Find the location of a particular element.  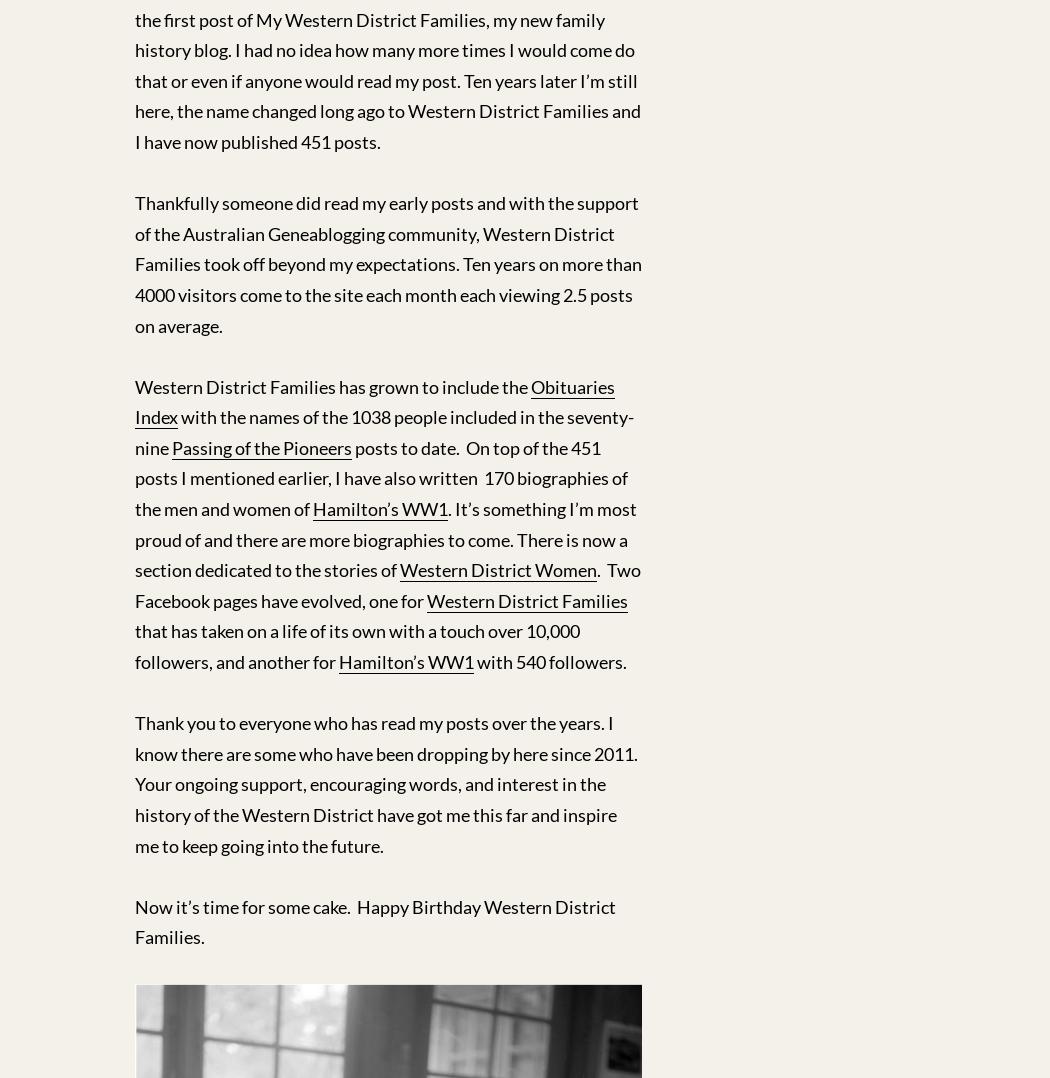

'Western District Families' is located at coordinates (527, 600).